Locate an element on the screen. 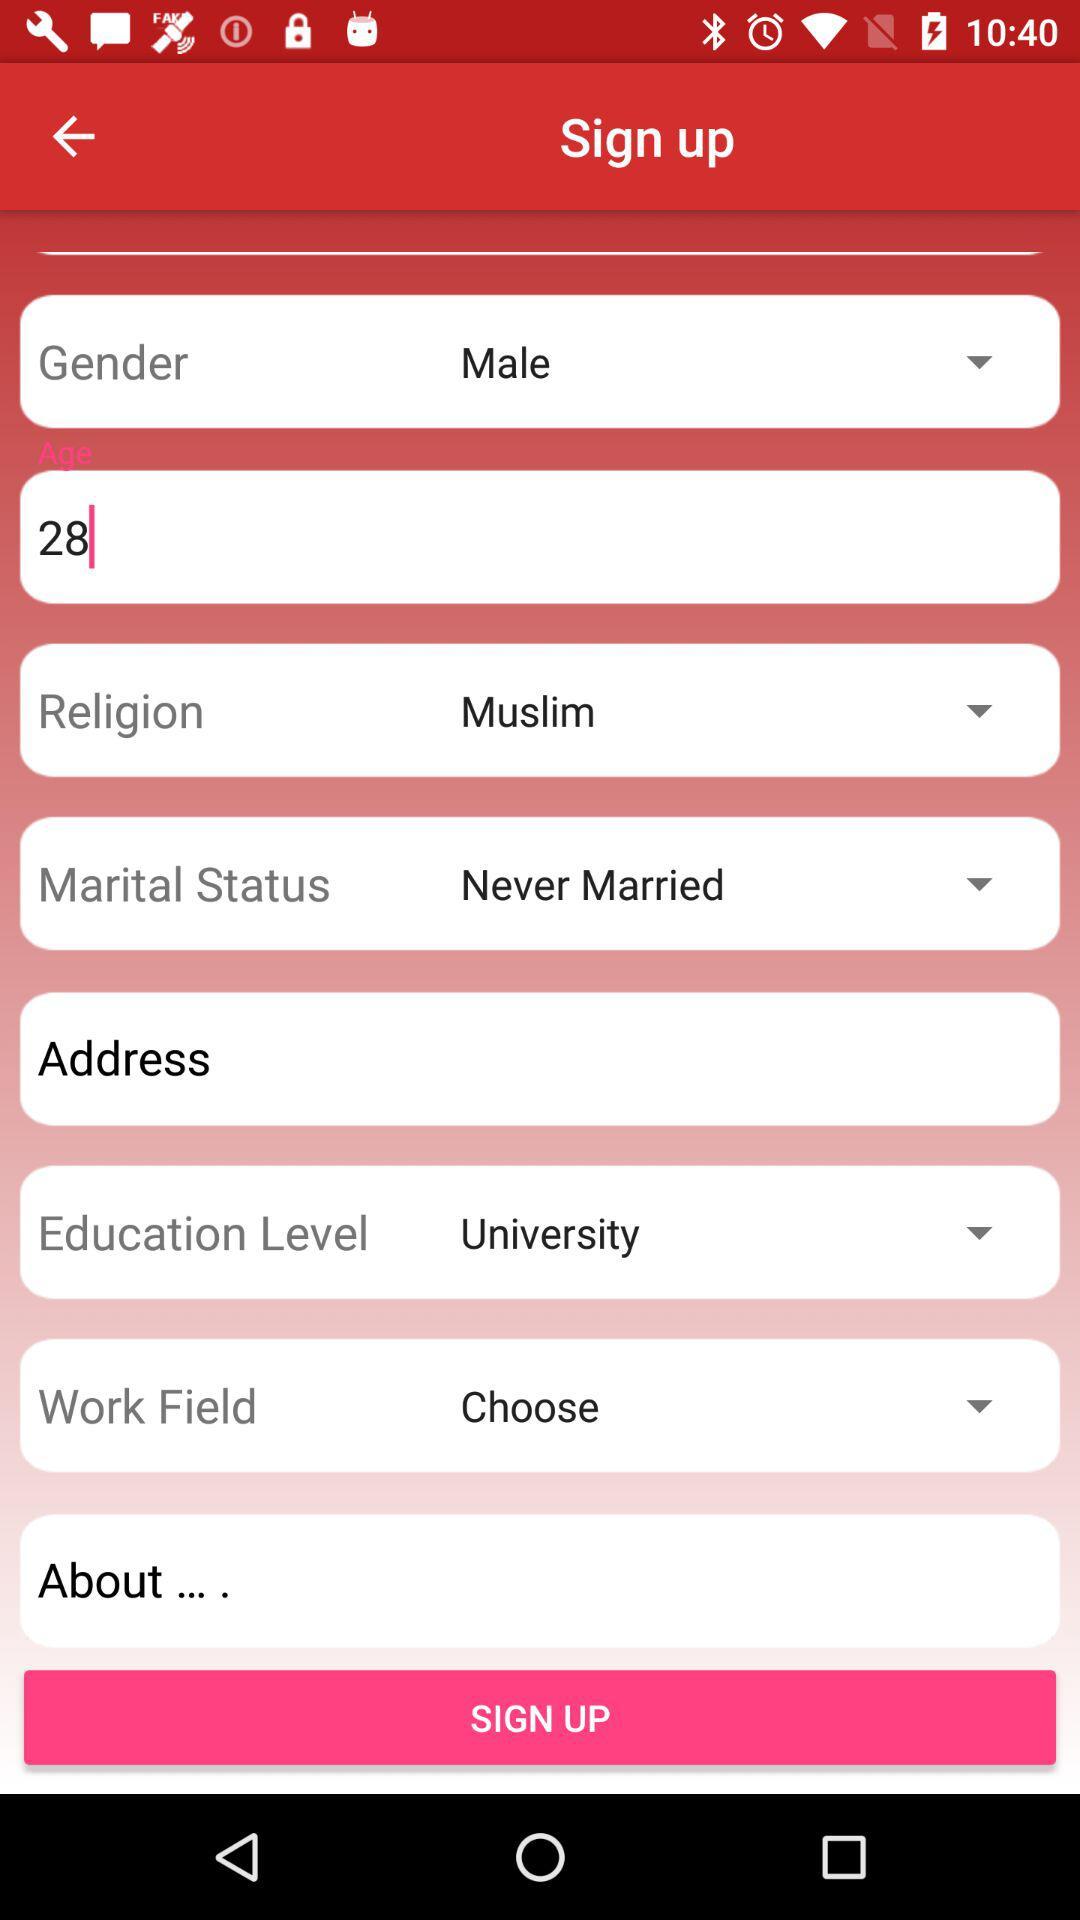 This screenshot has width=1080, height=1920. adress entering bar is located at coordinates (540, 1058).